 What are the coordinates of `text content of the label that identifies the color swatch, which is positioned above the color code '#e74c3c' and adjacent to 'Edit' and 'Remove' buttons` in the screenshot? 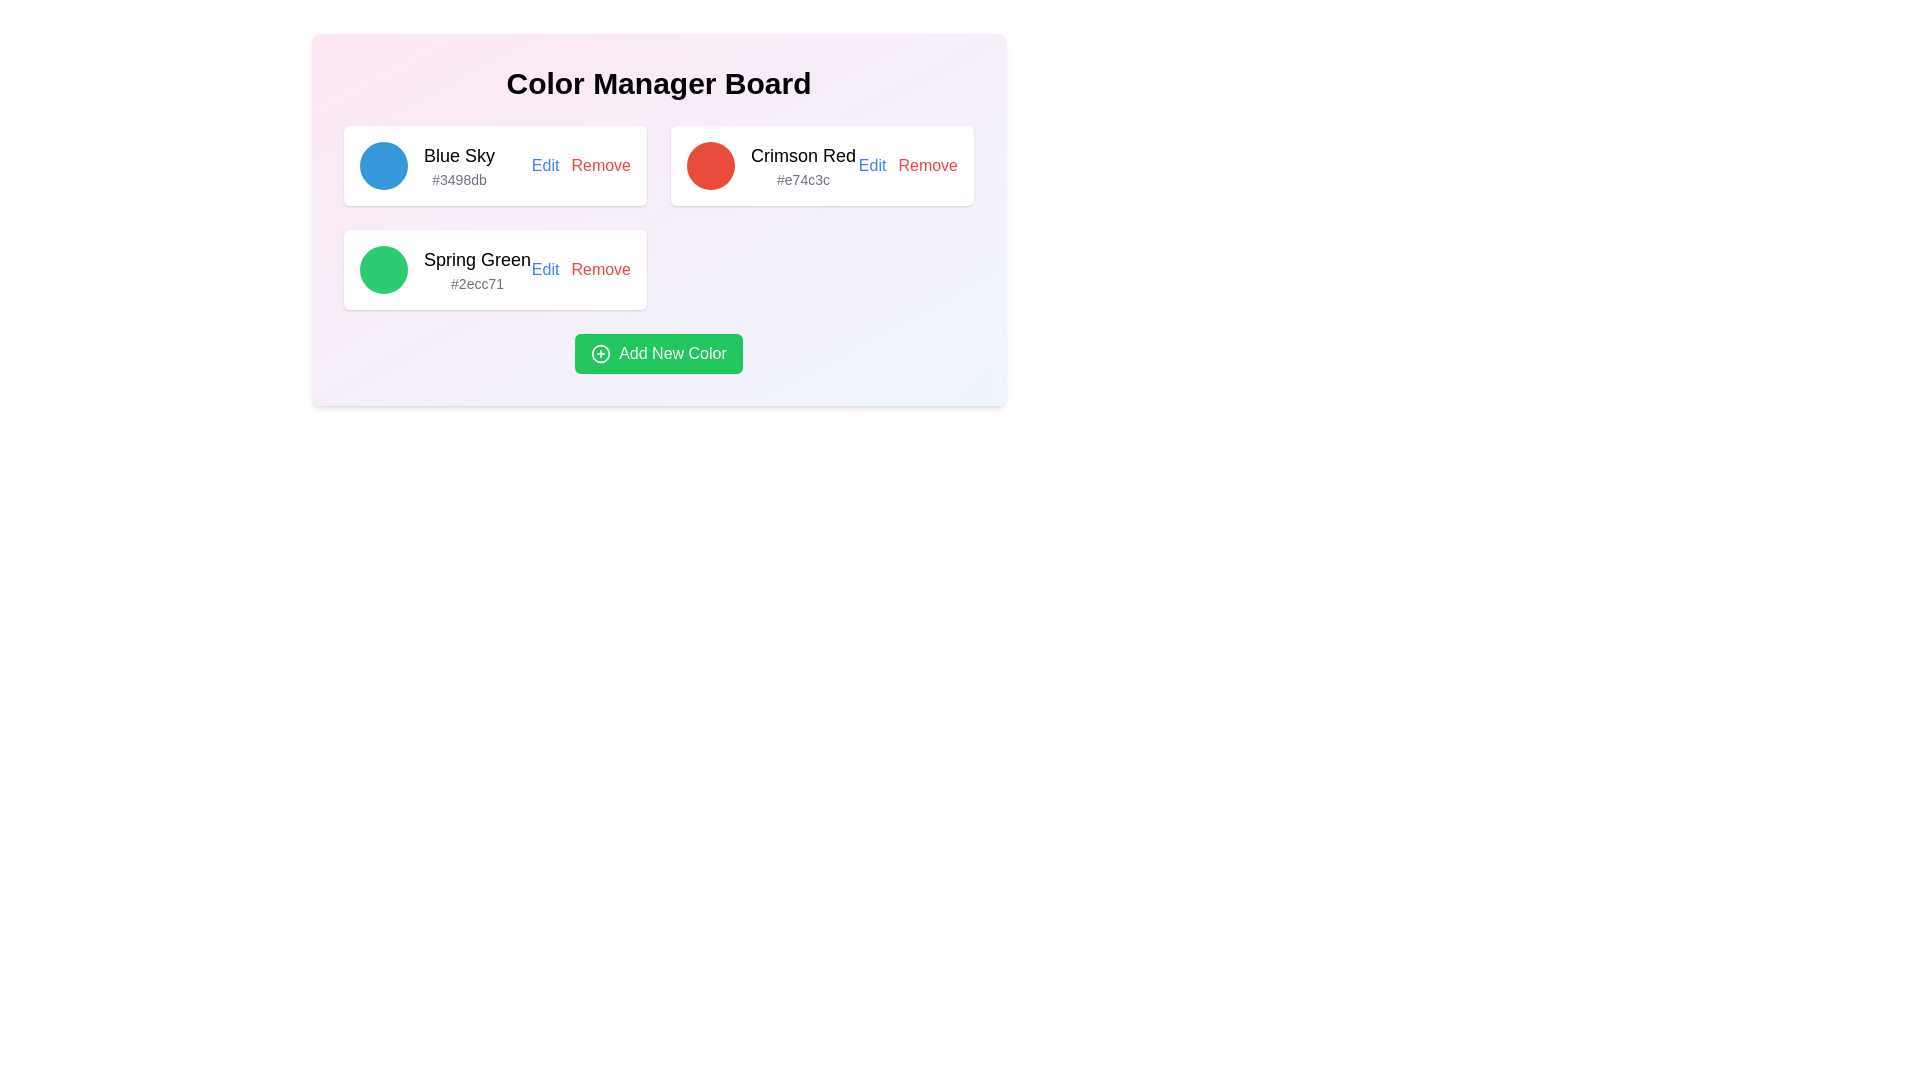 It's located at (803, 154).